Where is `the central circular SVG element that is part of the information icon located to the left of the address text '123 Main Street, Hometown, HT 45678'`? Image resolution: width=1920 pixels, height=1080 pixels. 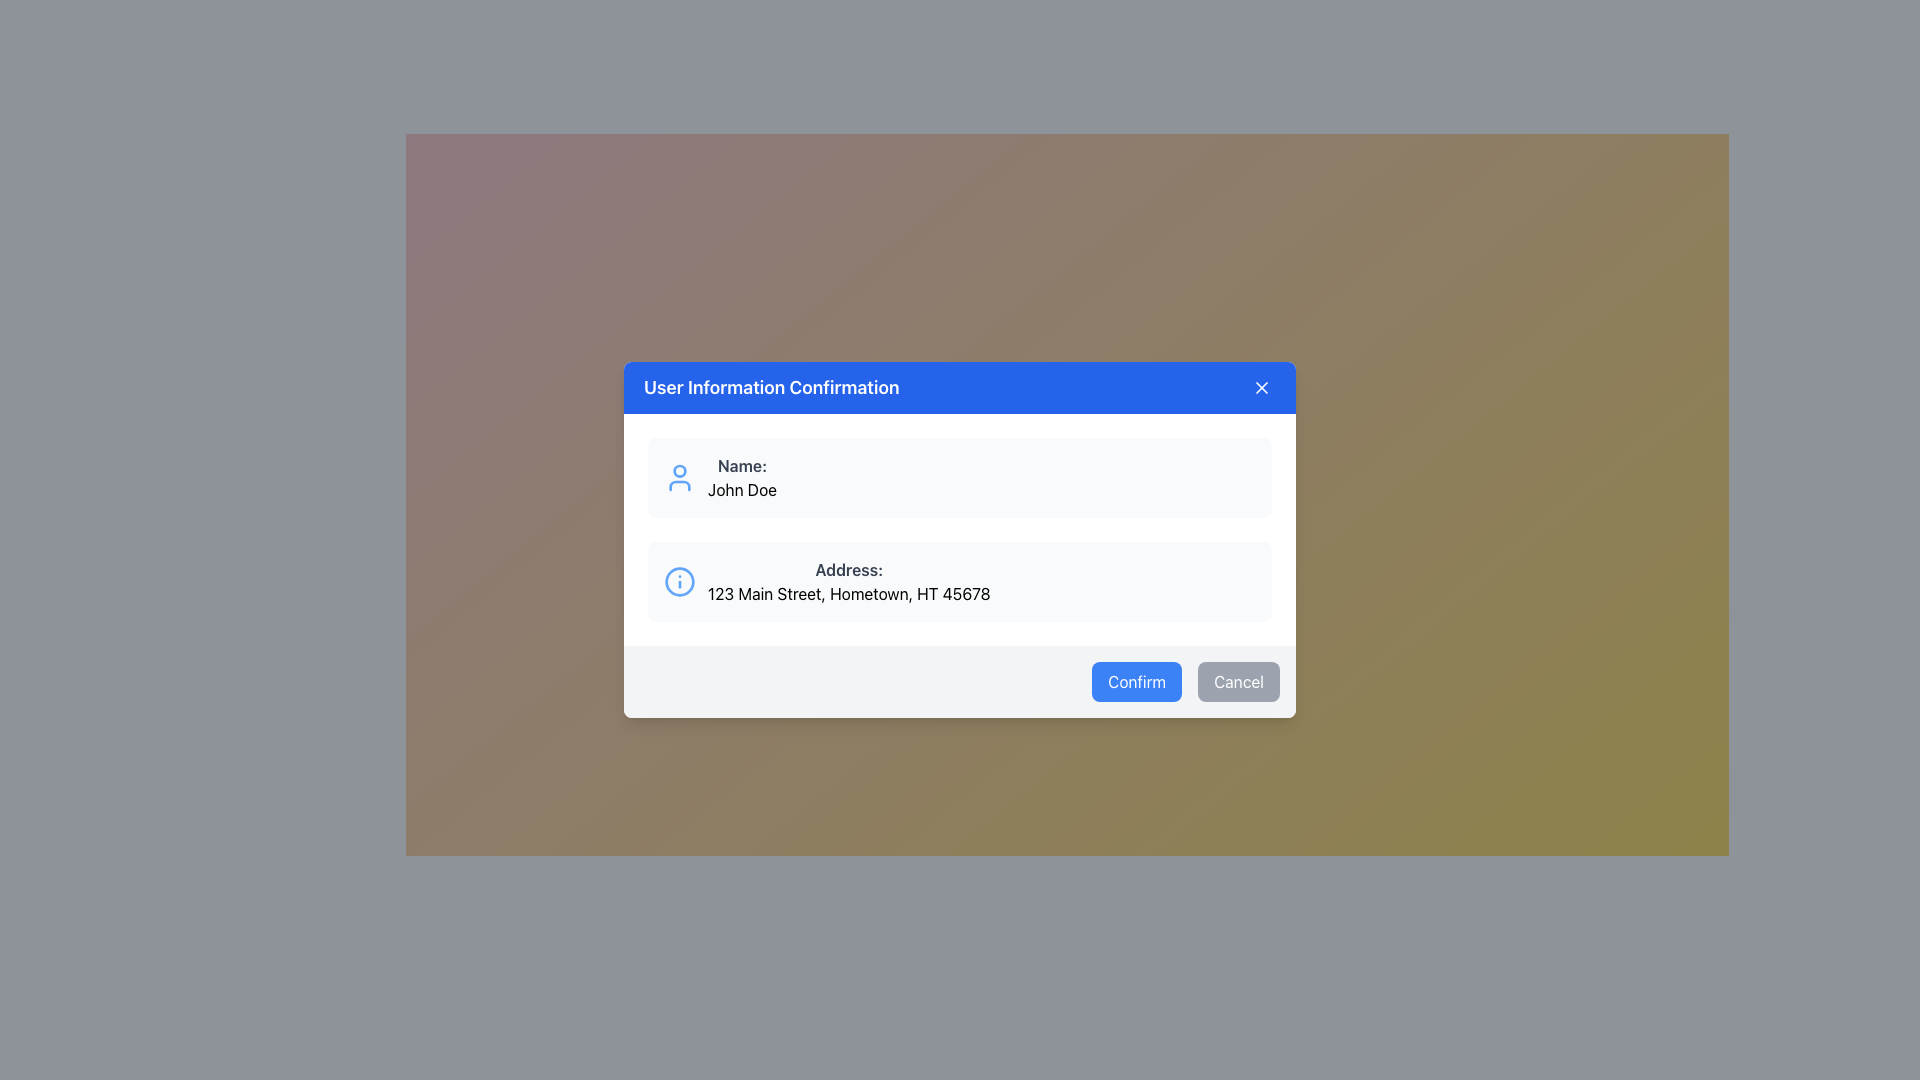
the central circular SVG element that is part of the information icon located to the left of the address text '123 Main Street, Hometown, HT 45678' is located at coordinates (680, 582).